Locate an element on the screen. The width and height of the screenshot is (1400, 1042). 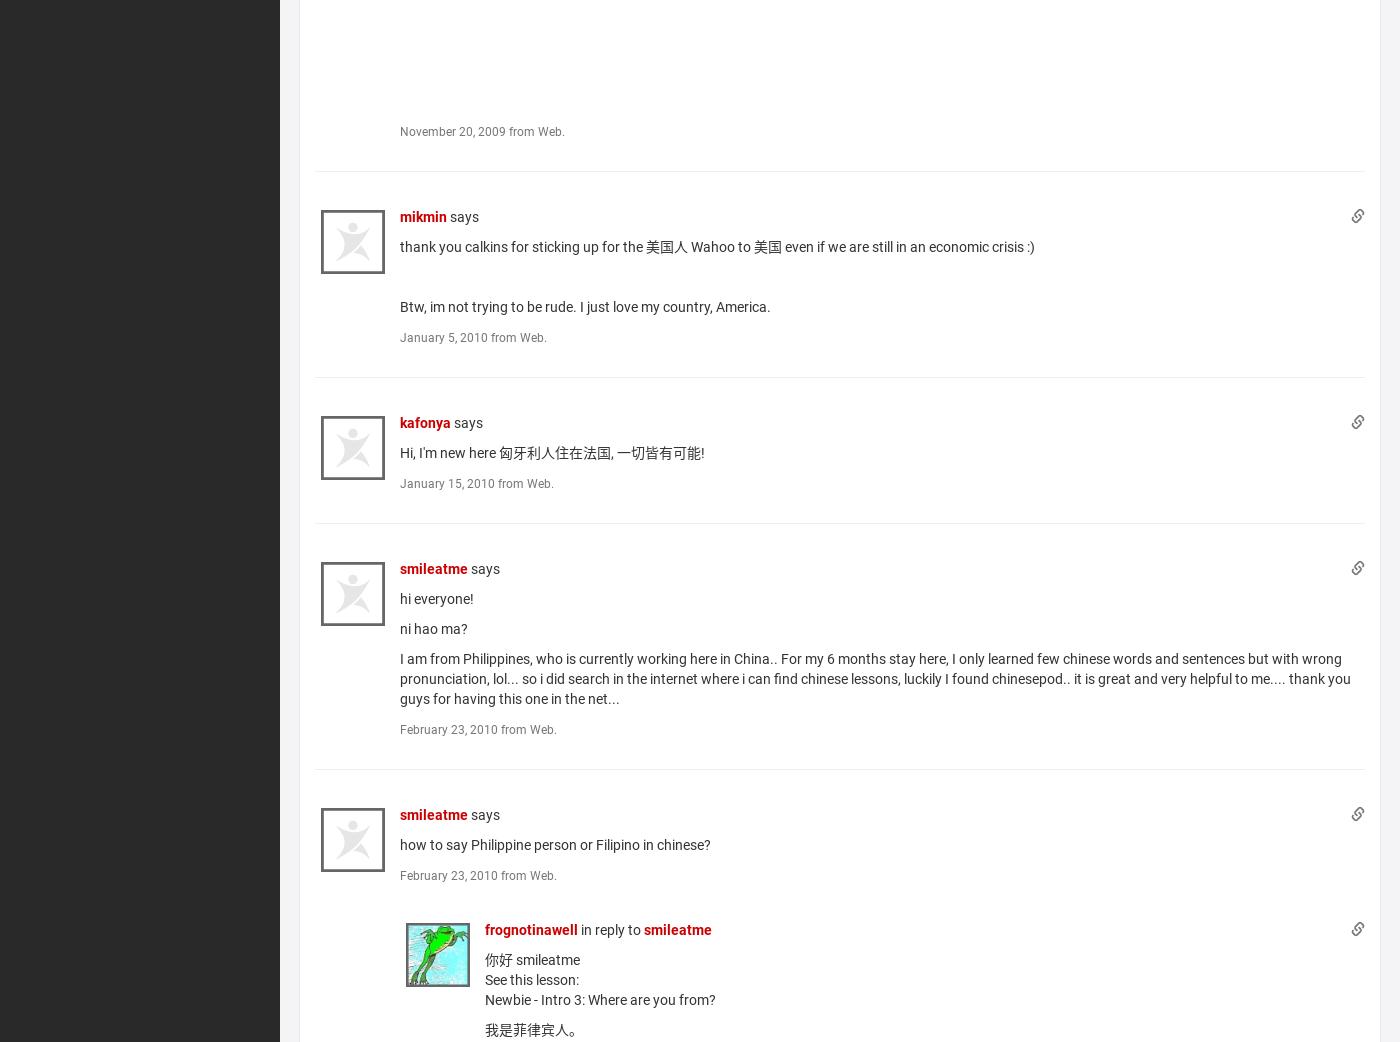
'I am from Philippines, who is currently working here in China.. For my 6 months stay here, I only learned few chinese words and sentences but with wrong pronunciation, lol... so i did search in the internet where i can find chinese lessons, luckily I found chinesepod.. it is great and very helpful to me.... thank you guys for having this one in the net...' is located at coordinates (875, 678).